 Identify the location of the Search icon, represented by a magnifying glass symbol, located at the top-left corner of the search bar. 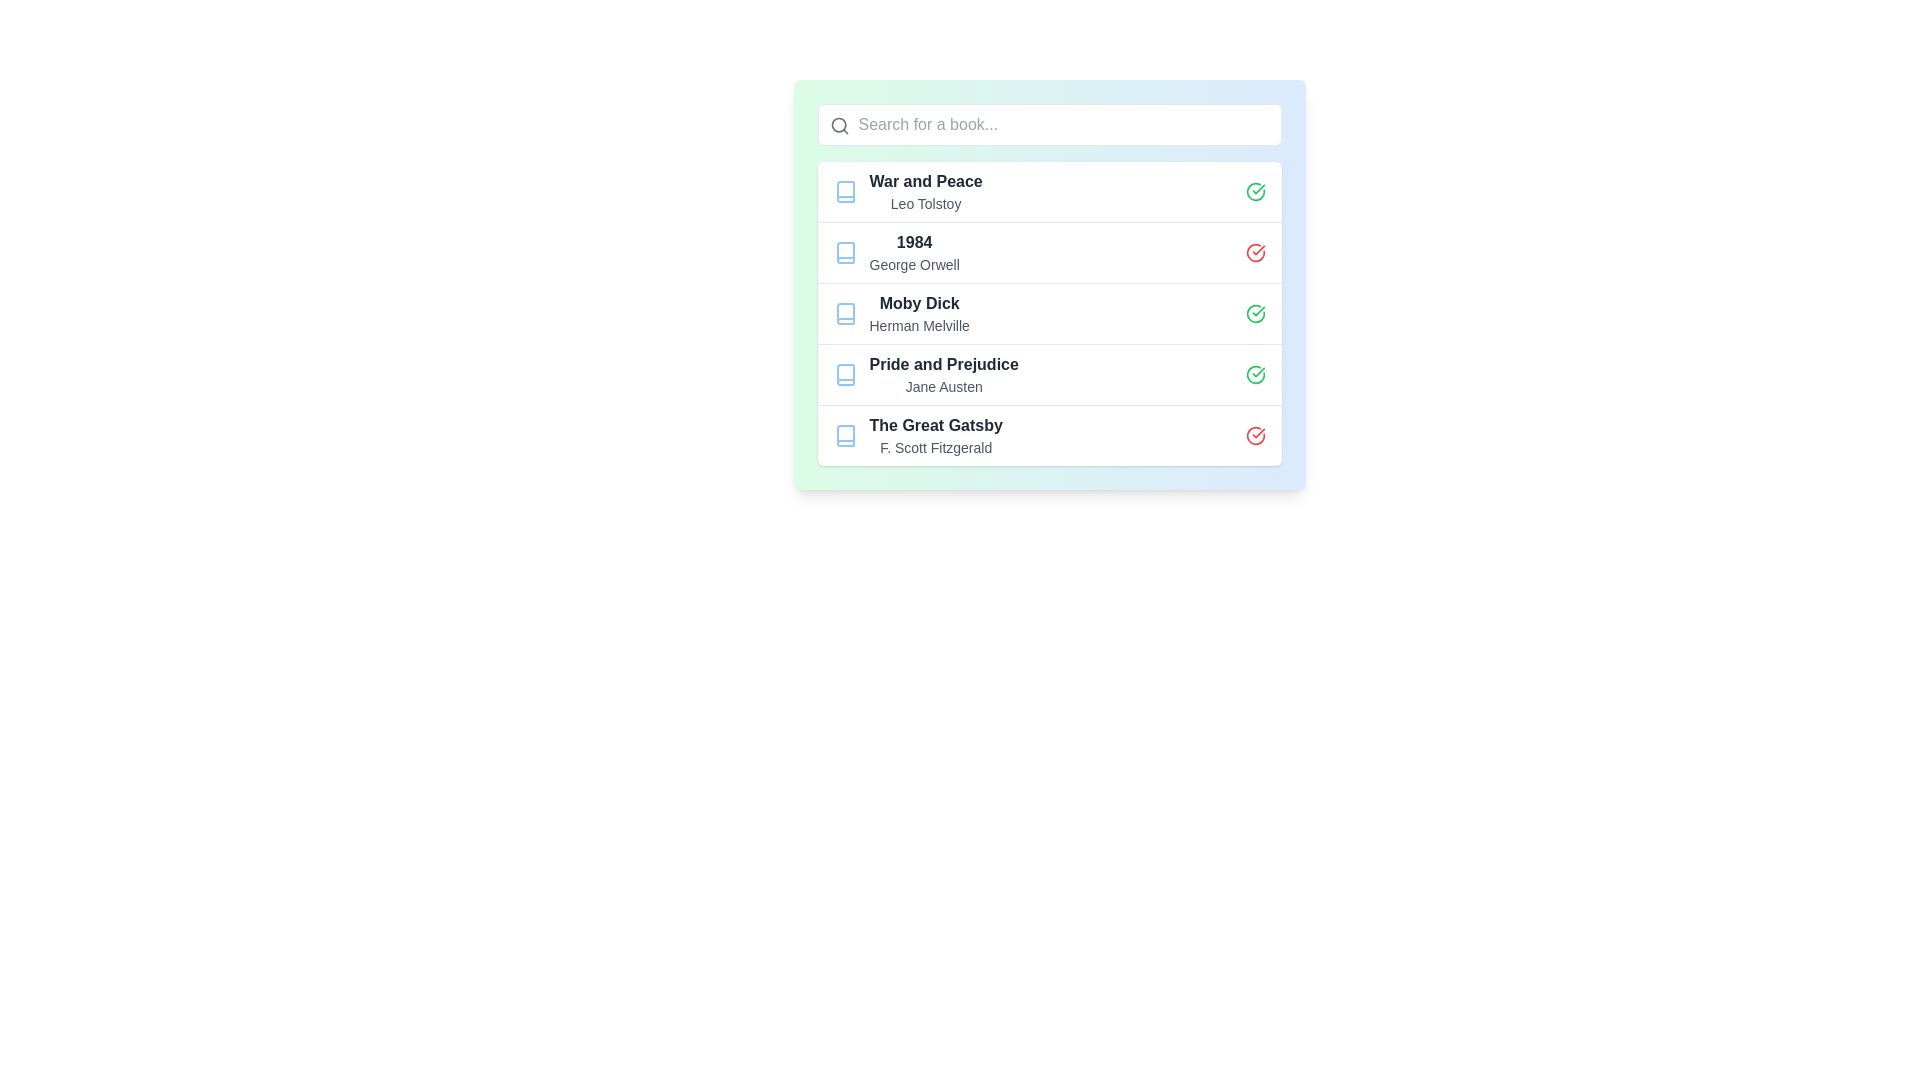
(839, 126).